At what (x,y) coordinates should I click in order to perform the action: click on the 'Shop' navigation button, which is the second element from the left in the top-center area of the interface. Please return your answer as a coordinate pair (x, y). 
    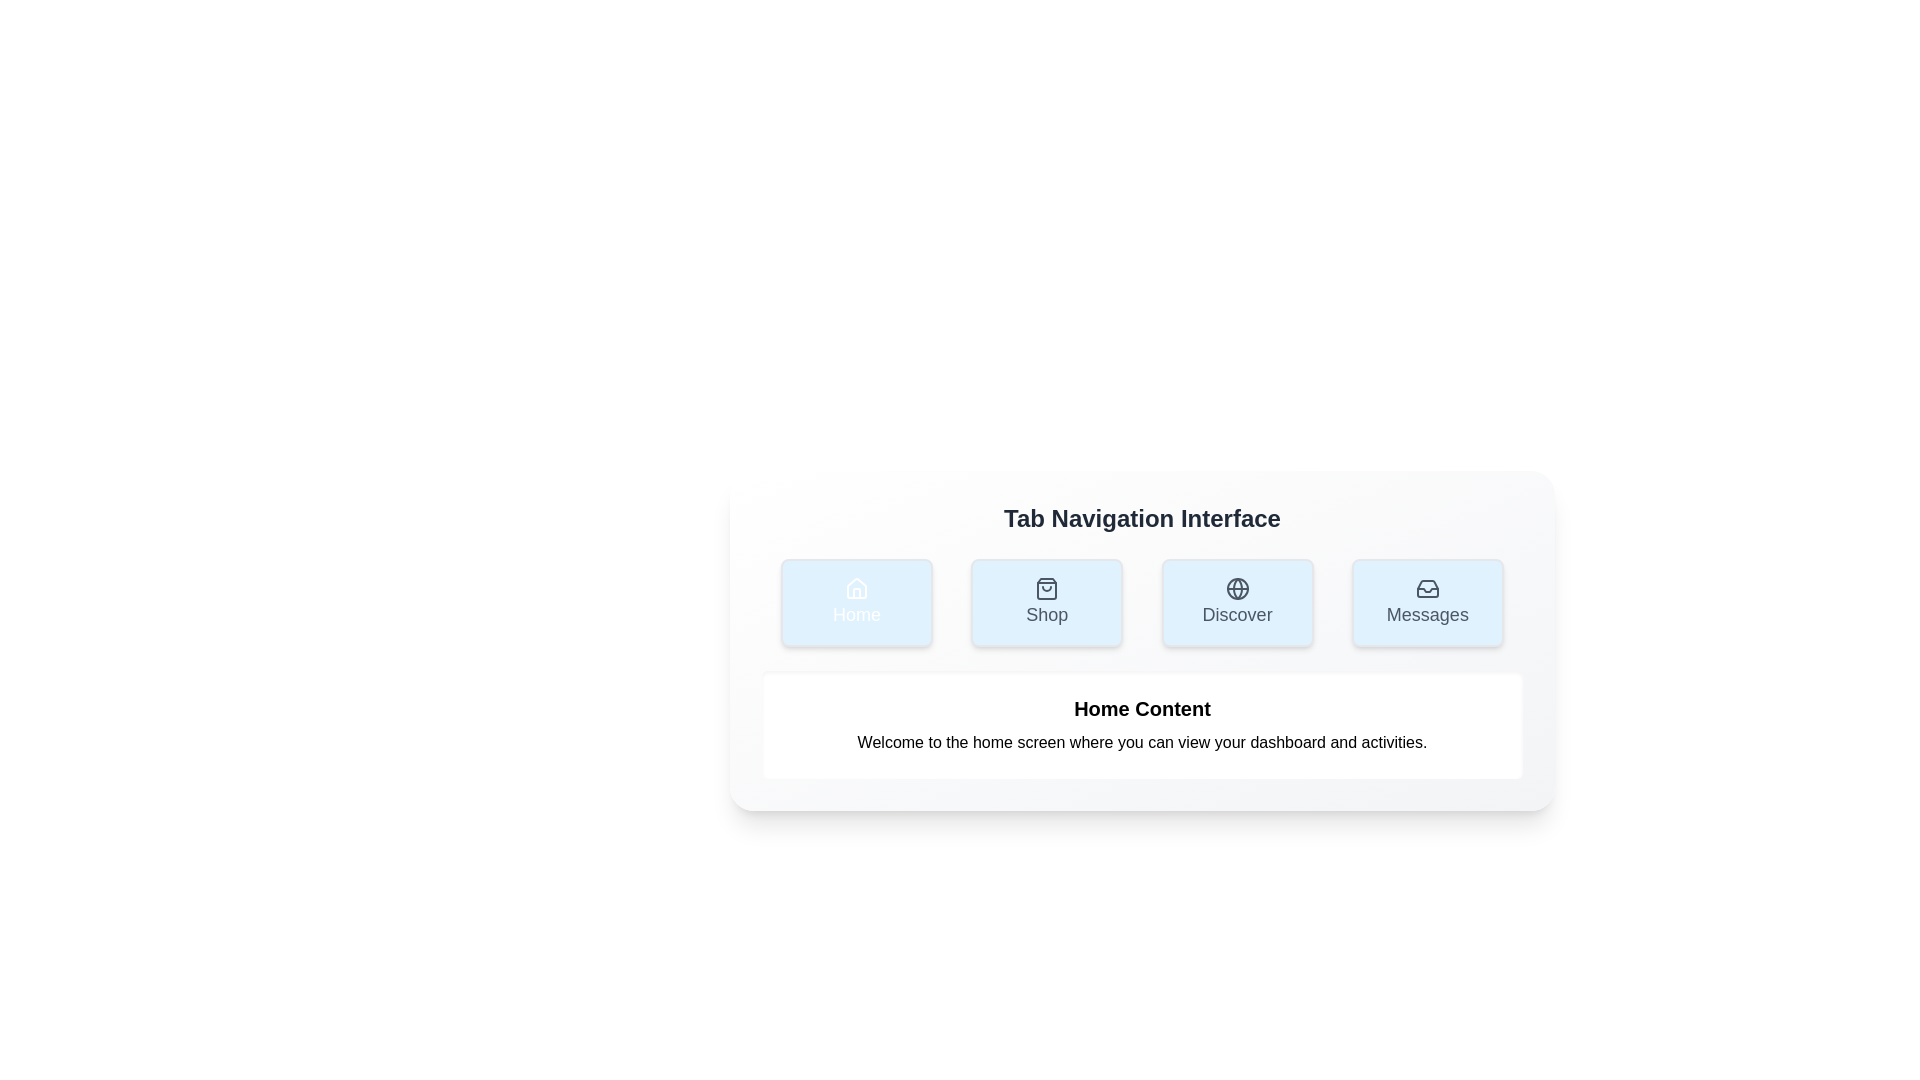
    Looking at the image, I should click on (1046, 588).